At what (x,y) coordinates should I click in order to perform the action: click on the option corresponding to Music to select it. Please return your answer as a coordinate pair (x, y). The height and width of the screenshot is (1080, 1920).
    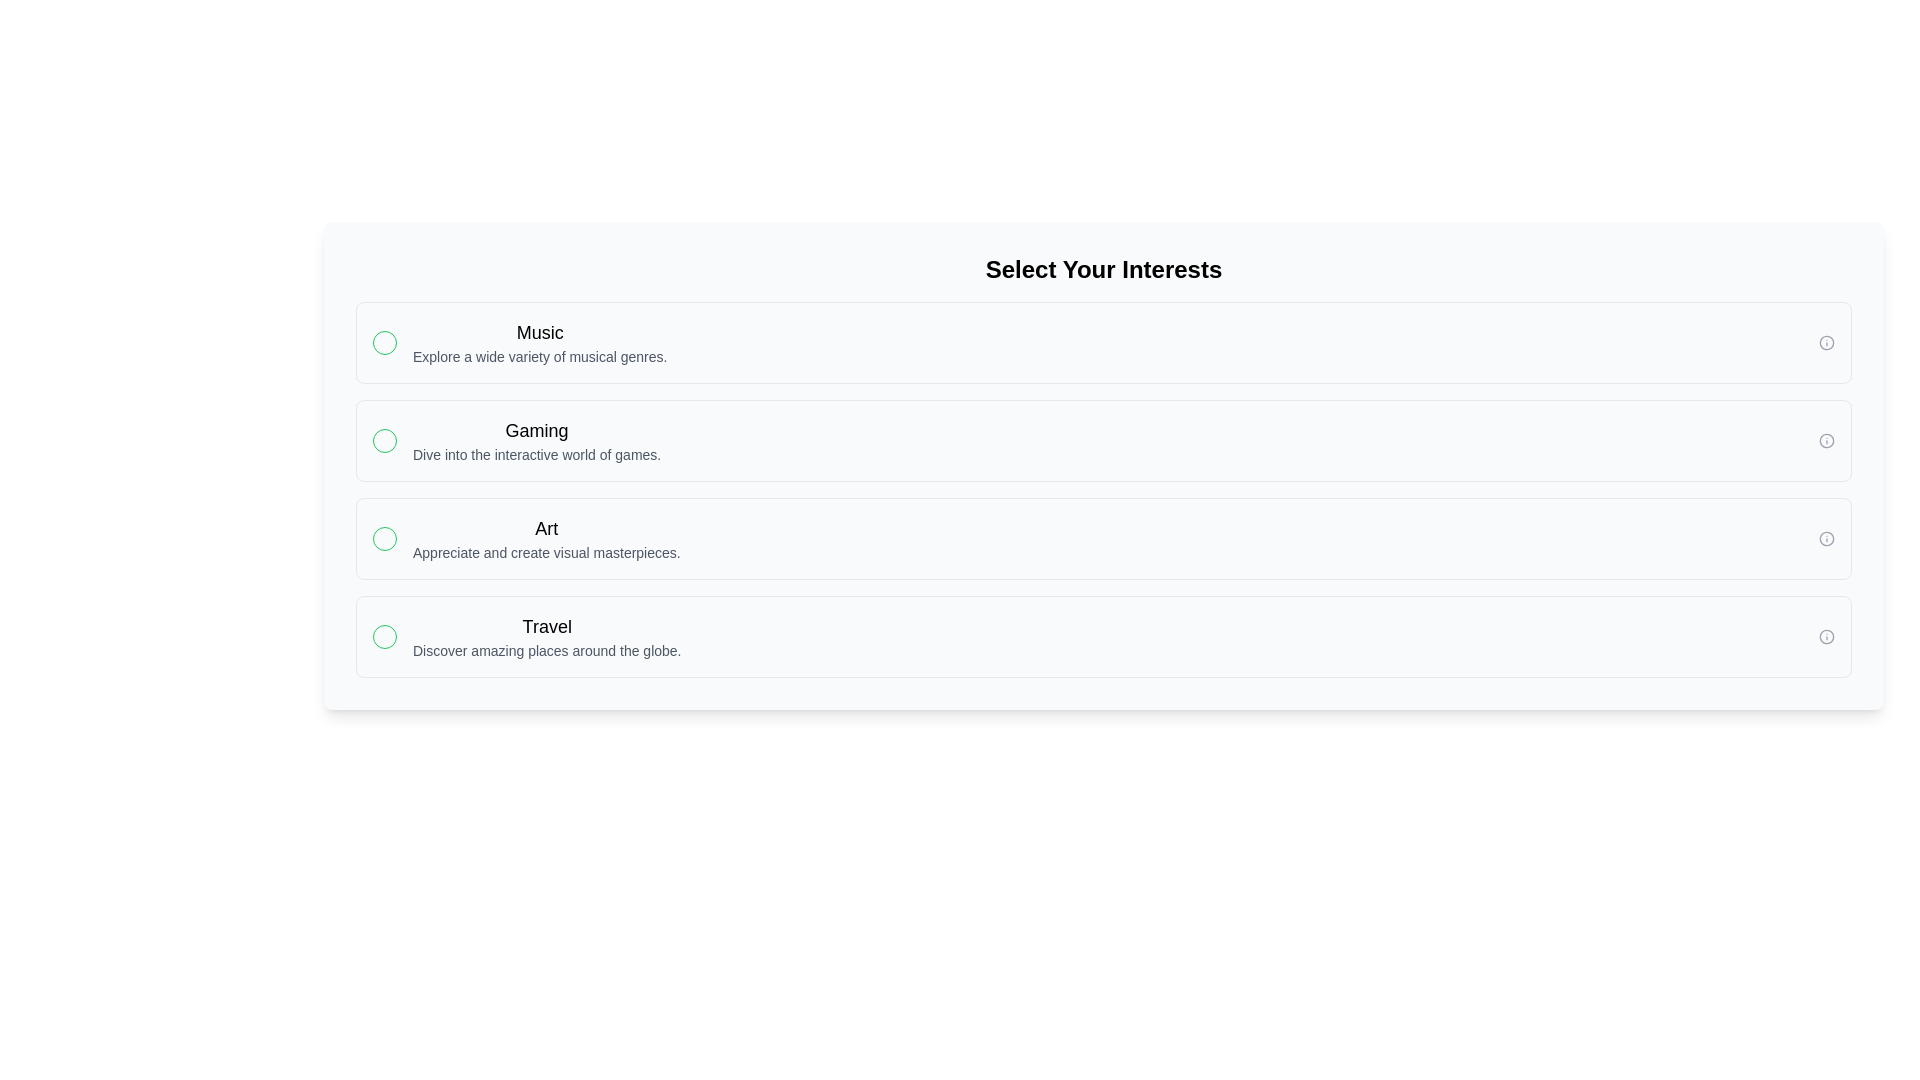
    Looking at the image, I should click on (1103, 342).